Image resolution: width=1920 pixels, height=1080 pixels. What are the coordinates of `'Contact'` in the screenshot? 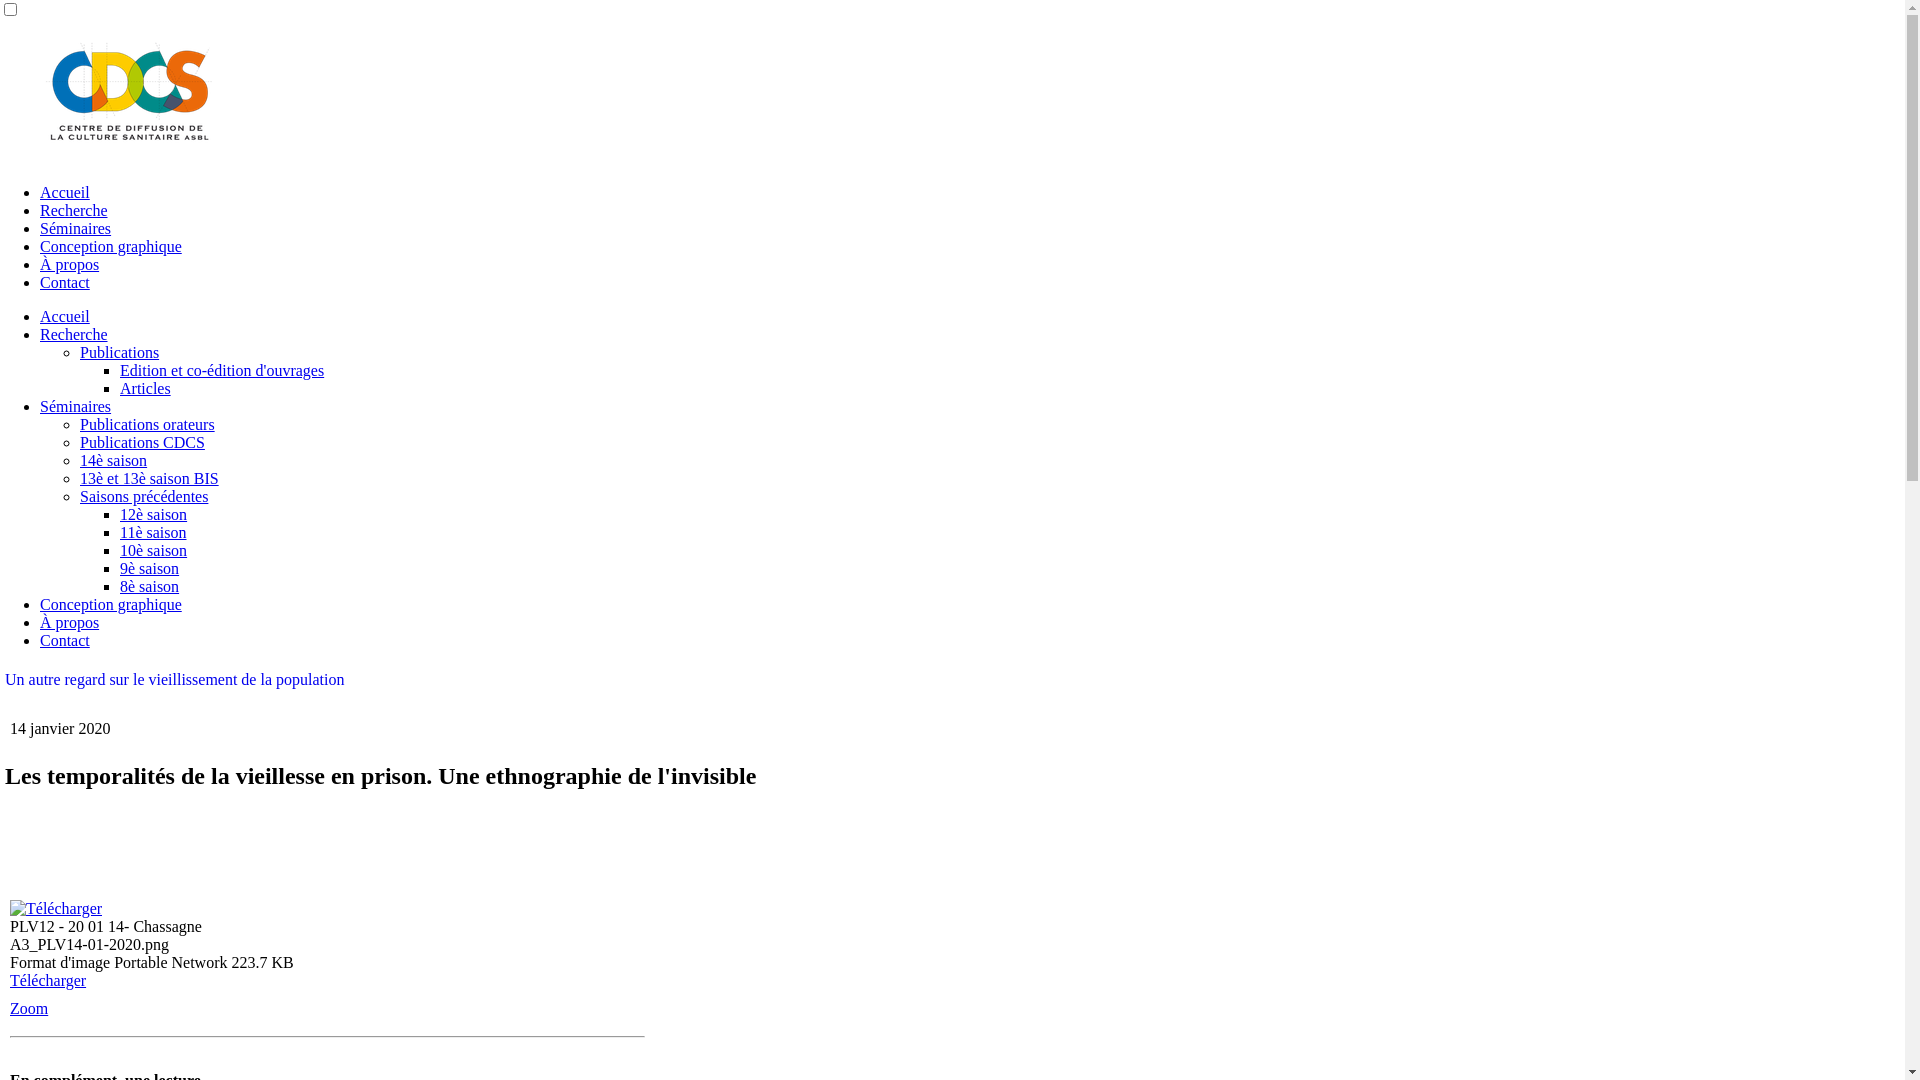 It's located at (39, 640).